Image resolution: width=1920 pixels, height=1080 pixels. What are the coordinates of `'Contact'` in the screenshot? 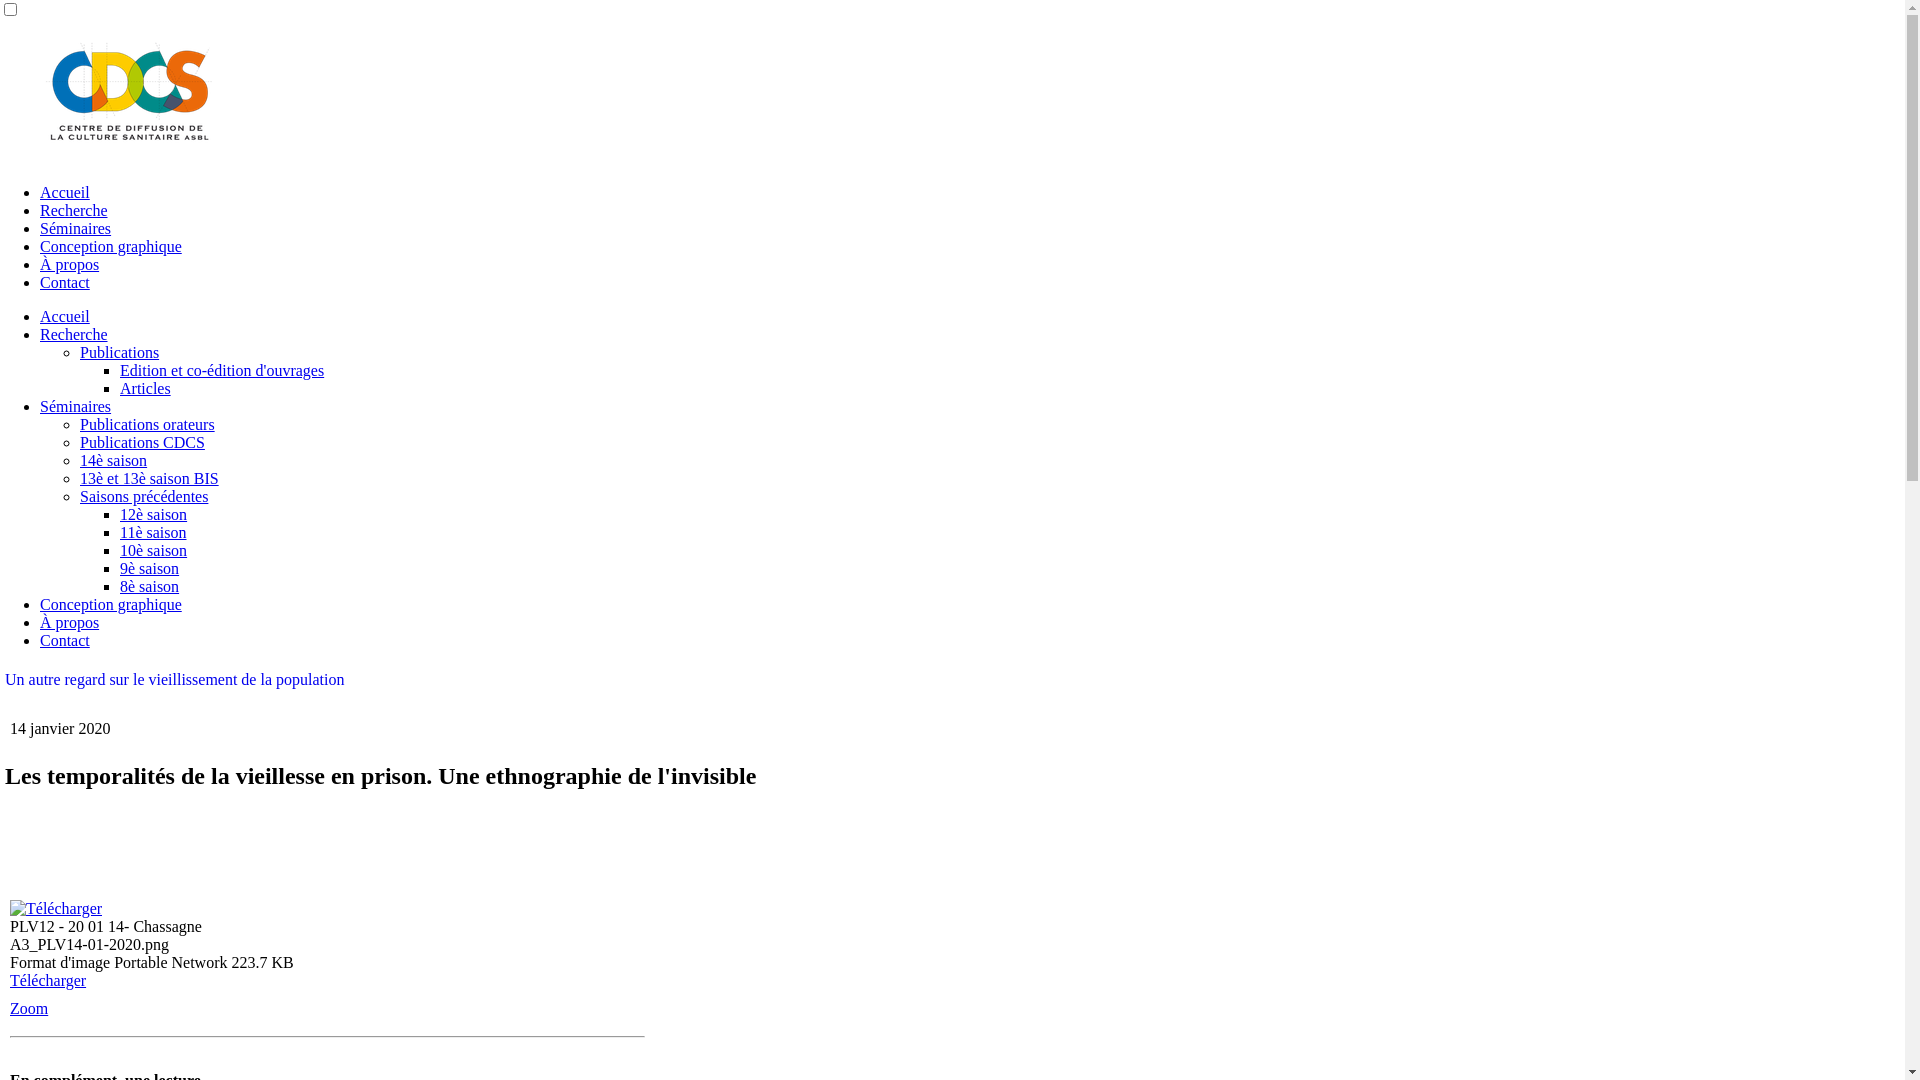 It's located at (39, 640).